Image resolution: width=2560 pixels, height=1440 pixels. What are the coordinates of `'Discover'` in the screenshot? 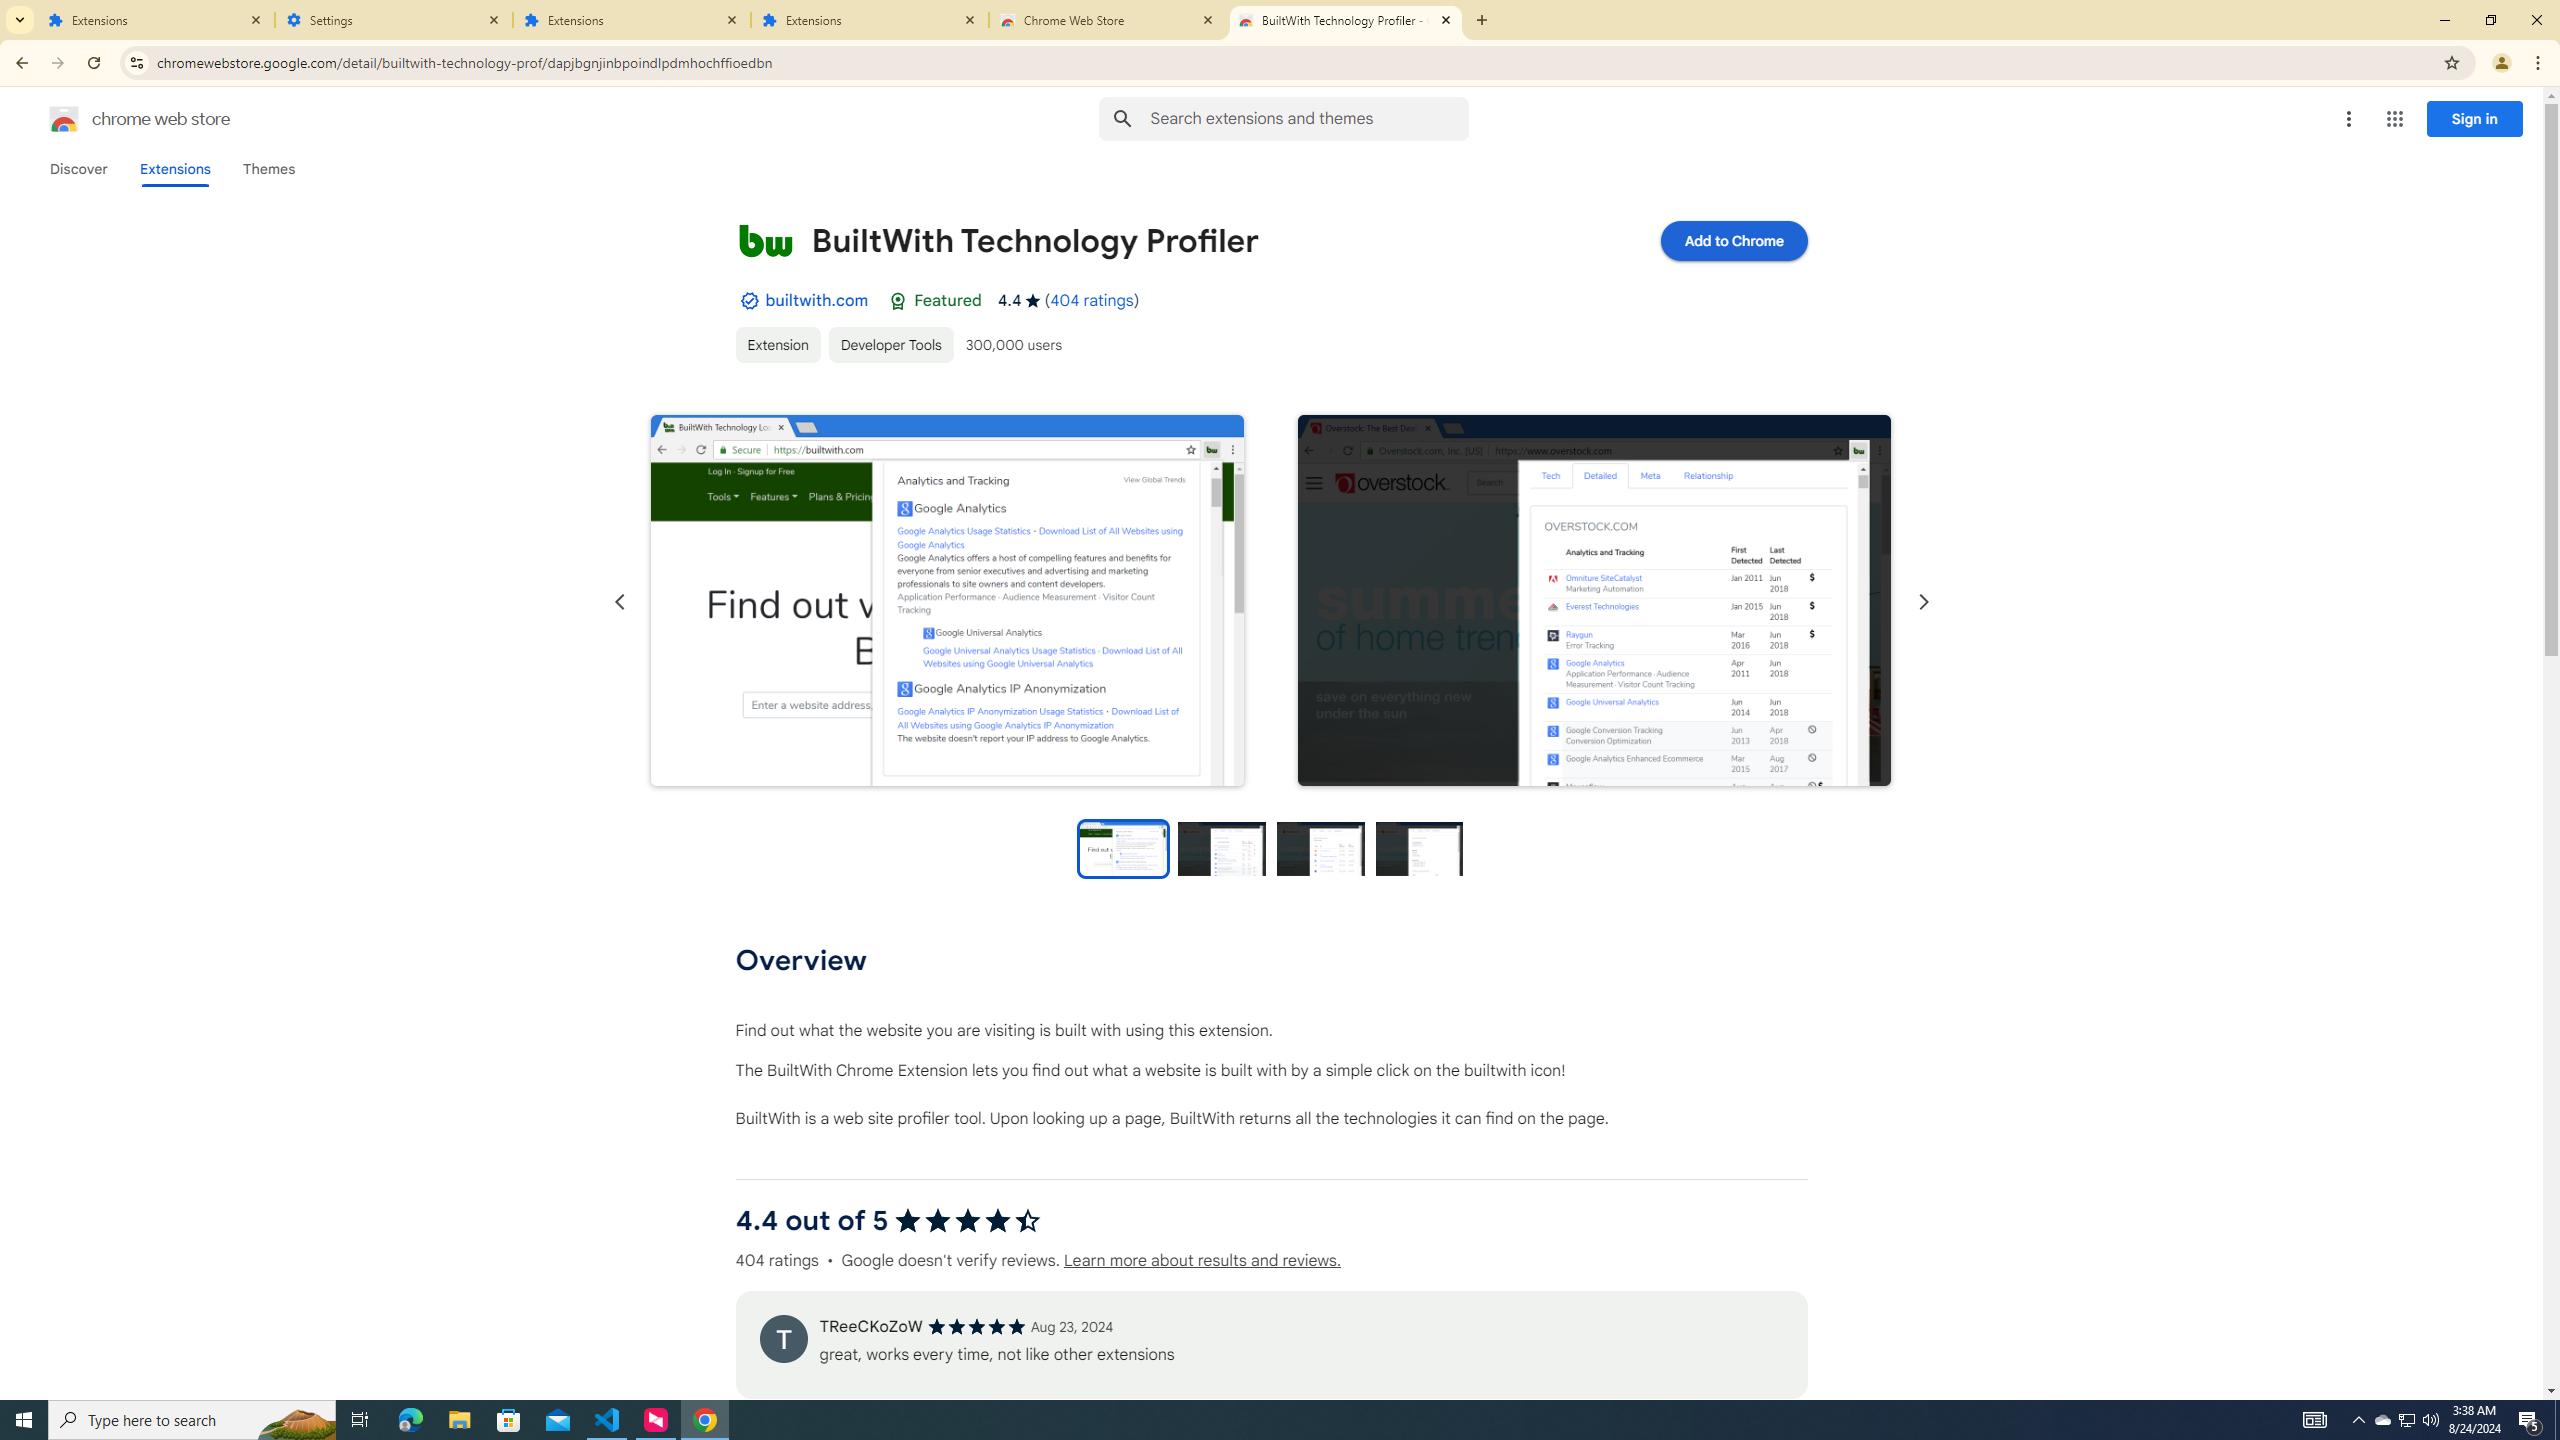 It's located at (77, 168).